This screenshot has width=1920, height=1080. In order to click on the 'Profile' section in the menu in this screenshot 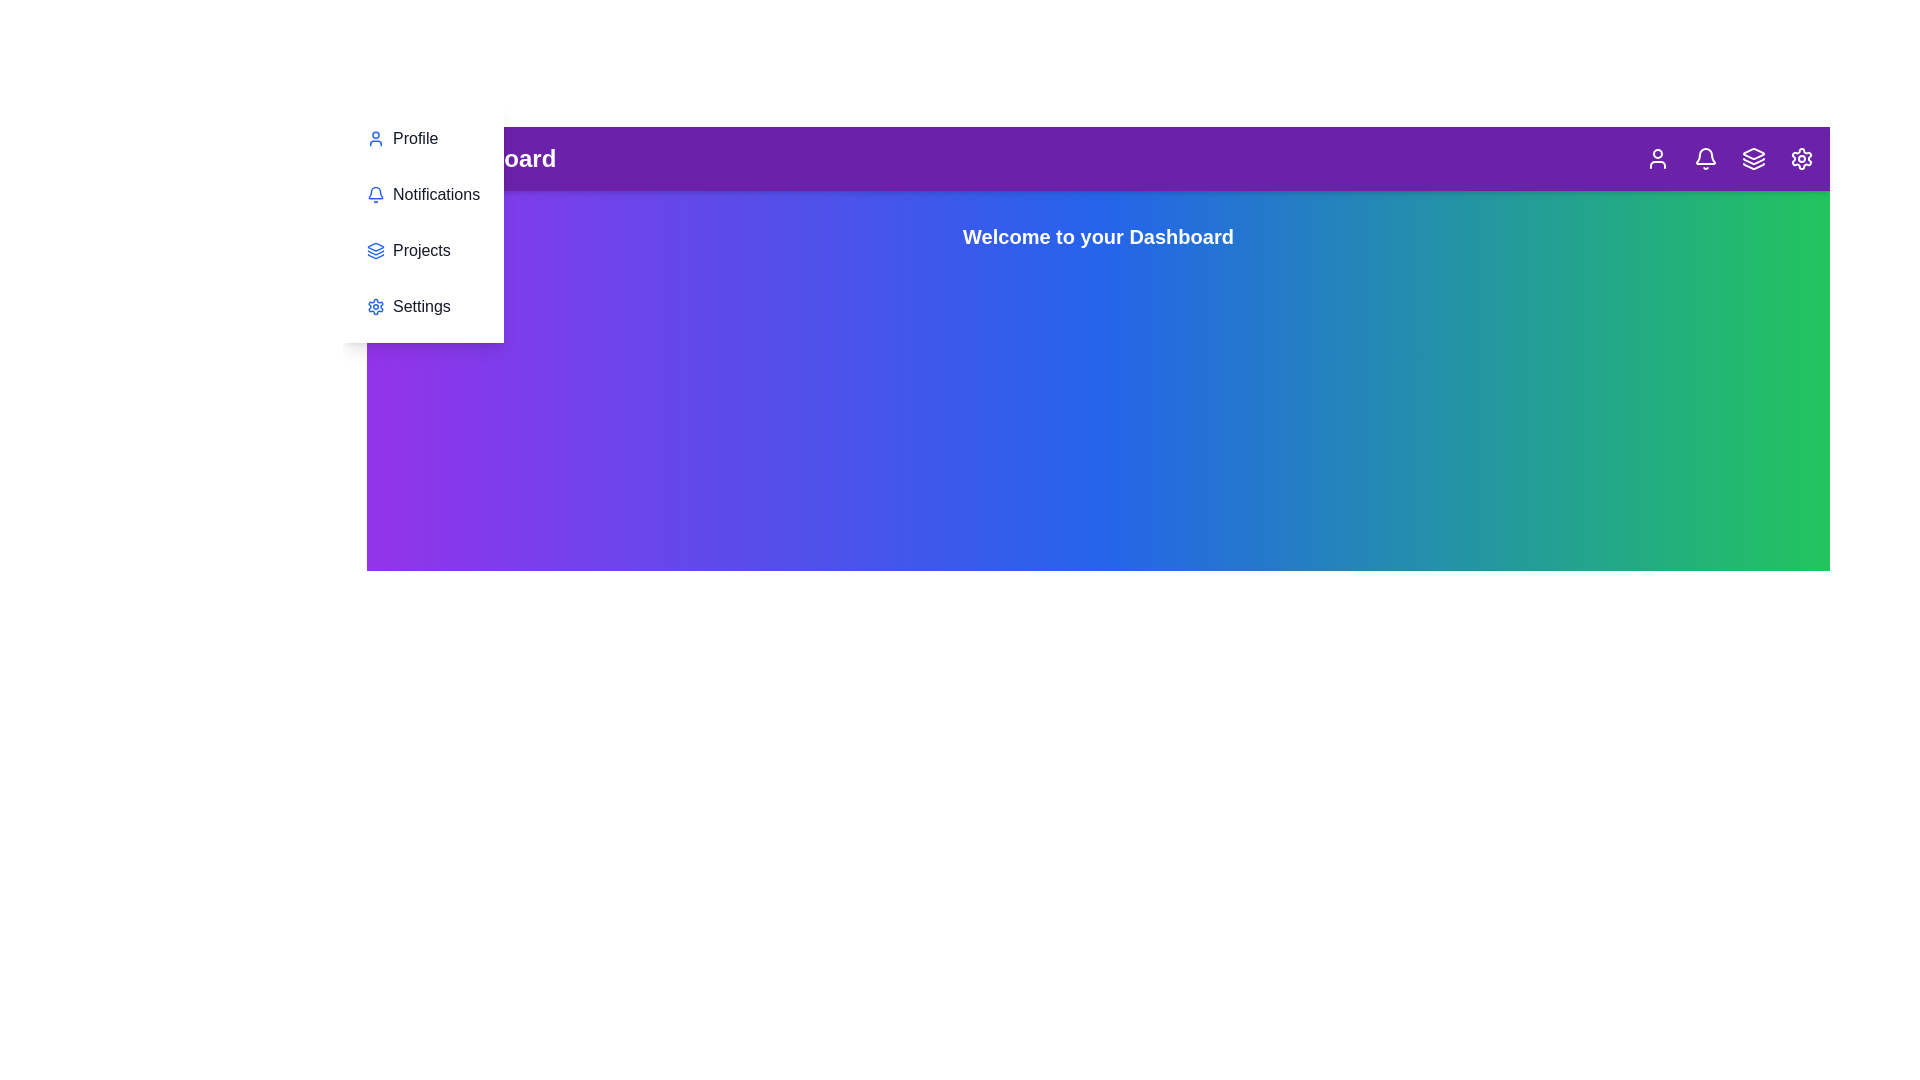, I will do `click(421, 137)`.